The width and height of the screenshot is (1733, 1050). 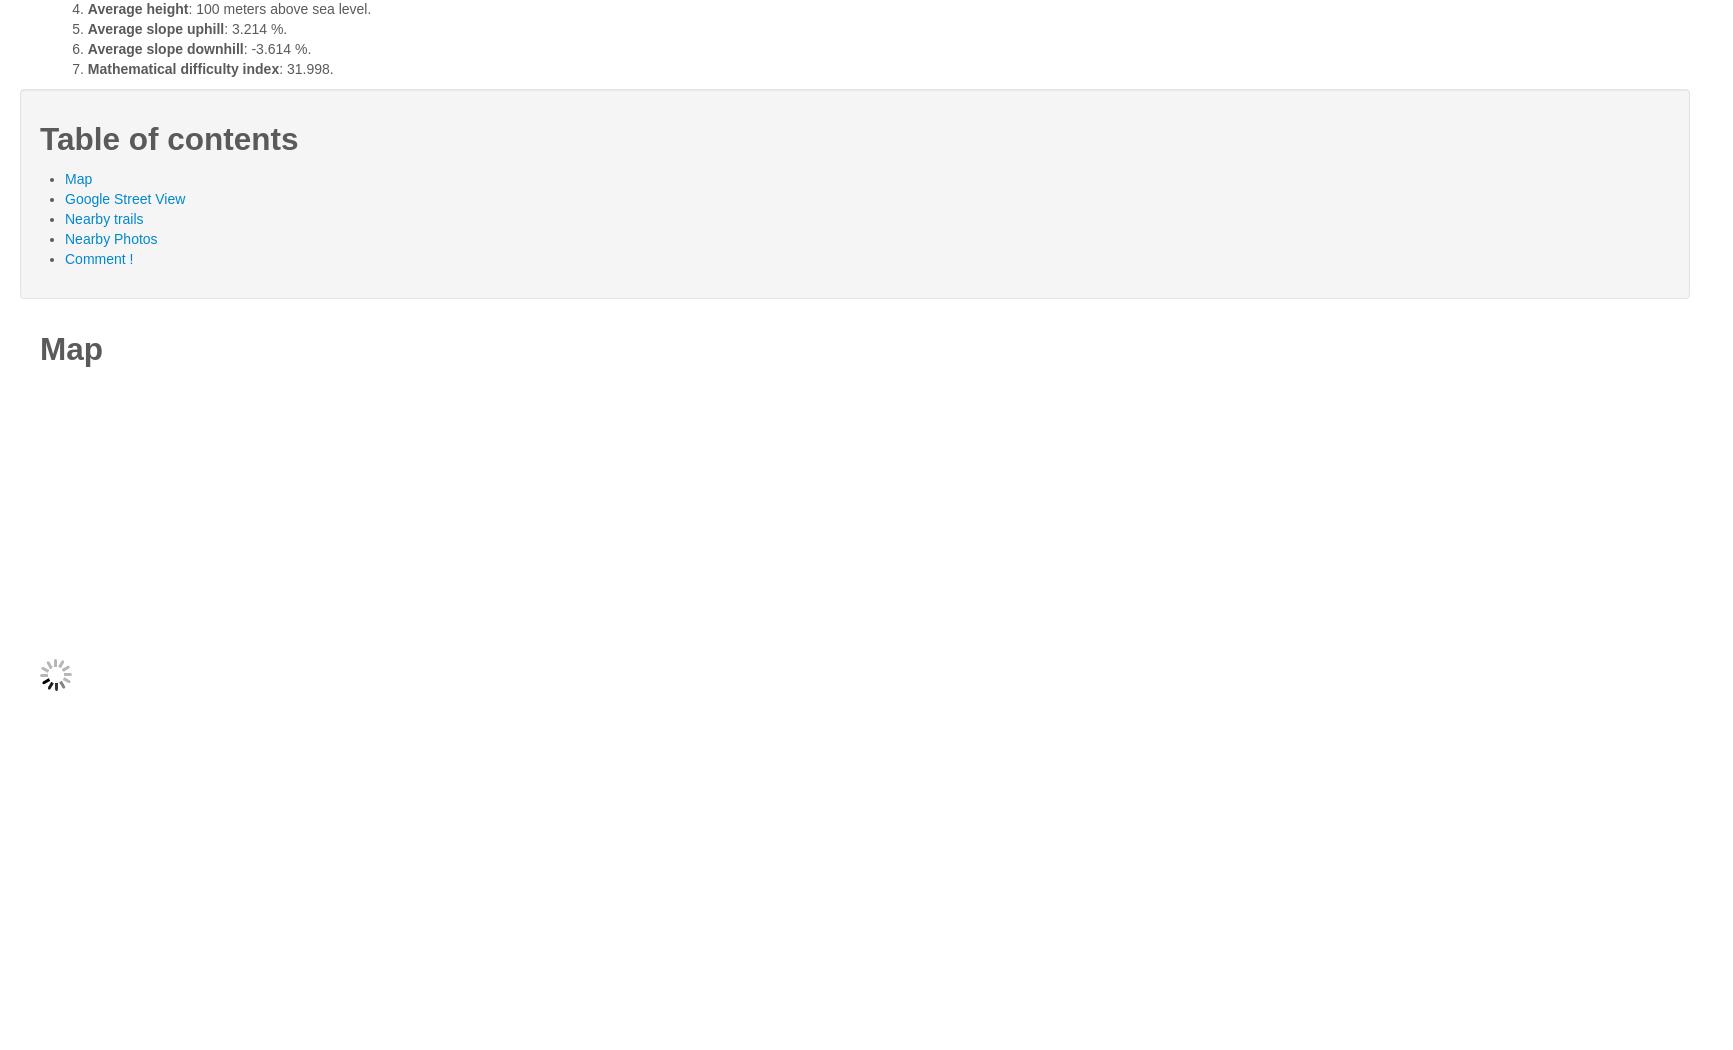 What do you see at coordinates (64, 259) in the screenshot?
I see `'Comment !'` at bounding box center [64, 259].